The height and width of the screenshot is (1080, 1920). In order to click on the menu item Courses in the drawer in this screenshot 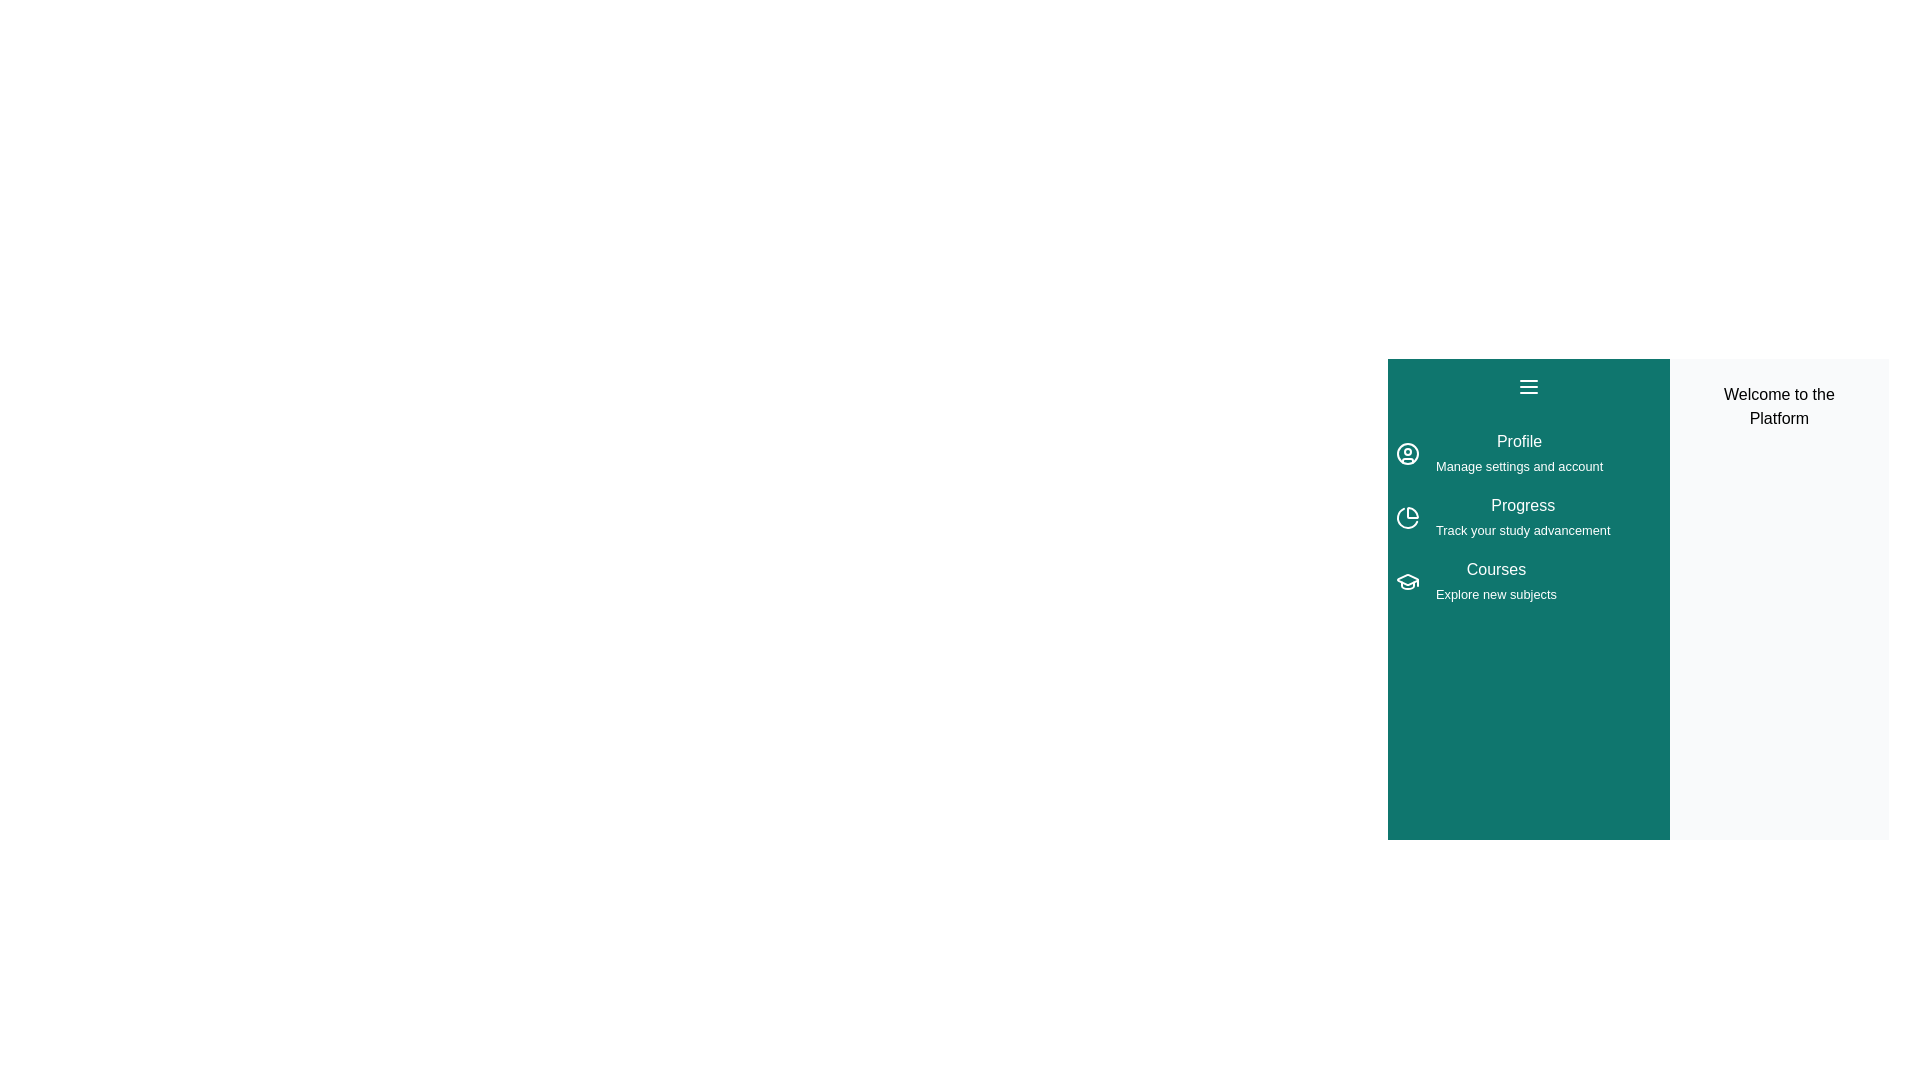, I will do `click(1527, 582)`.